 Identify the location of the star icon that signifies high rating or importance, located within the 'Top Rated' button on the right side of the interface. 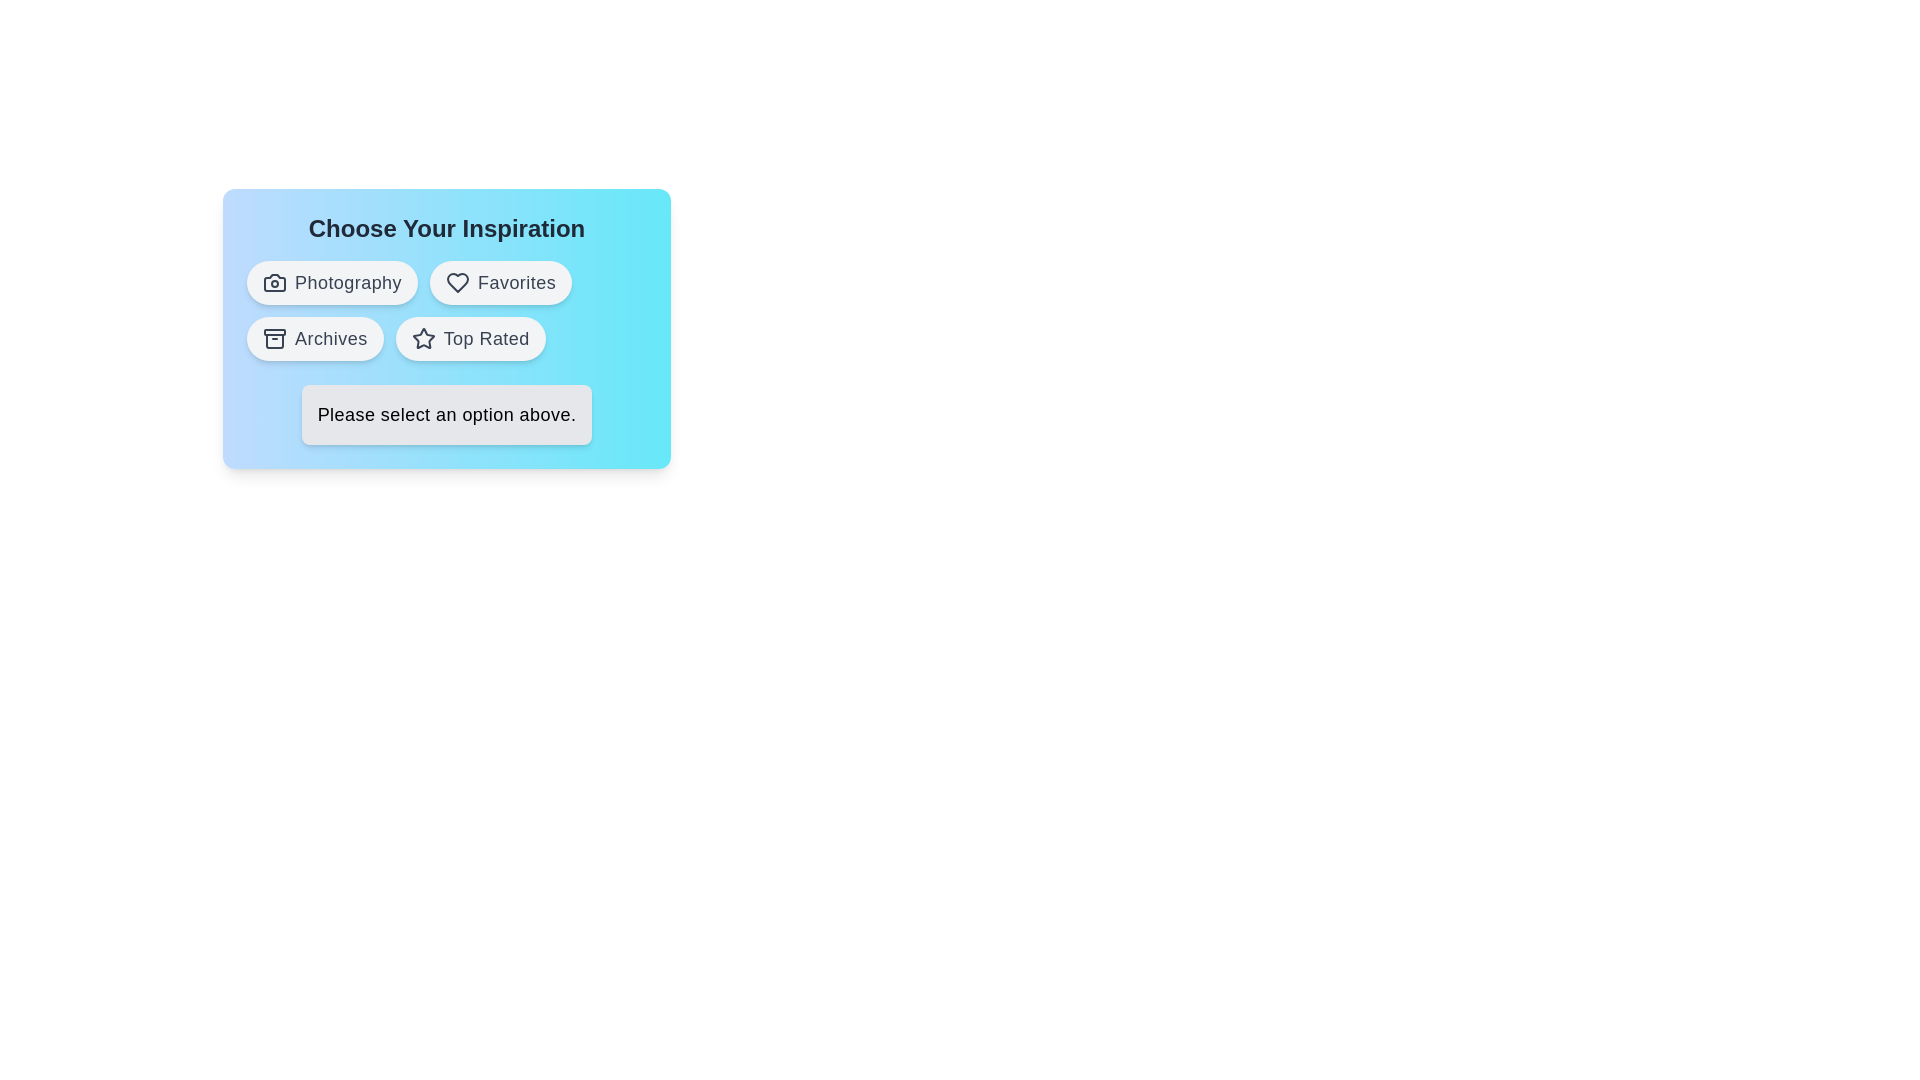
(422, 338).